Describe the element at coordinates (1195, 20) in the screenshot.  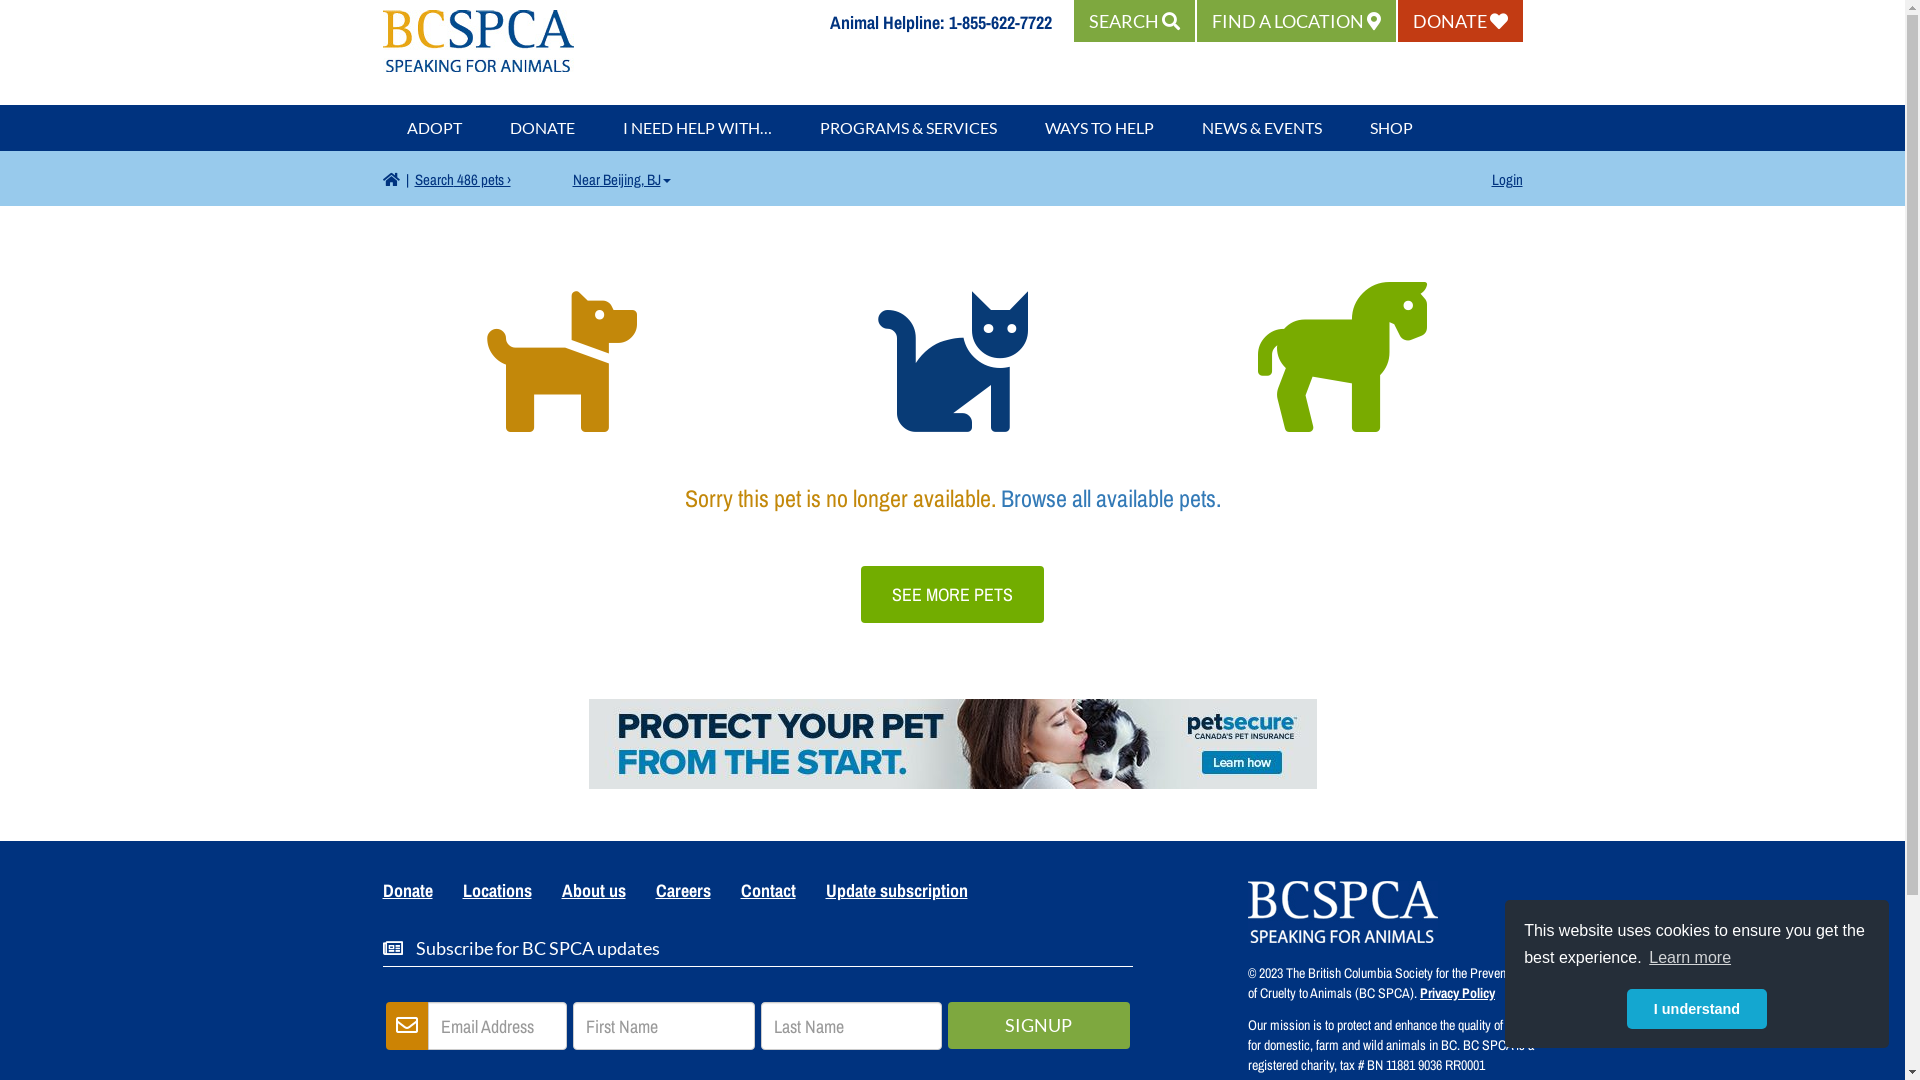
I see `'FIND A LOCATION'` at that location.